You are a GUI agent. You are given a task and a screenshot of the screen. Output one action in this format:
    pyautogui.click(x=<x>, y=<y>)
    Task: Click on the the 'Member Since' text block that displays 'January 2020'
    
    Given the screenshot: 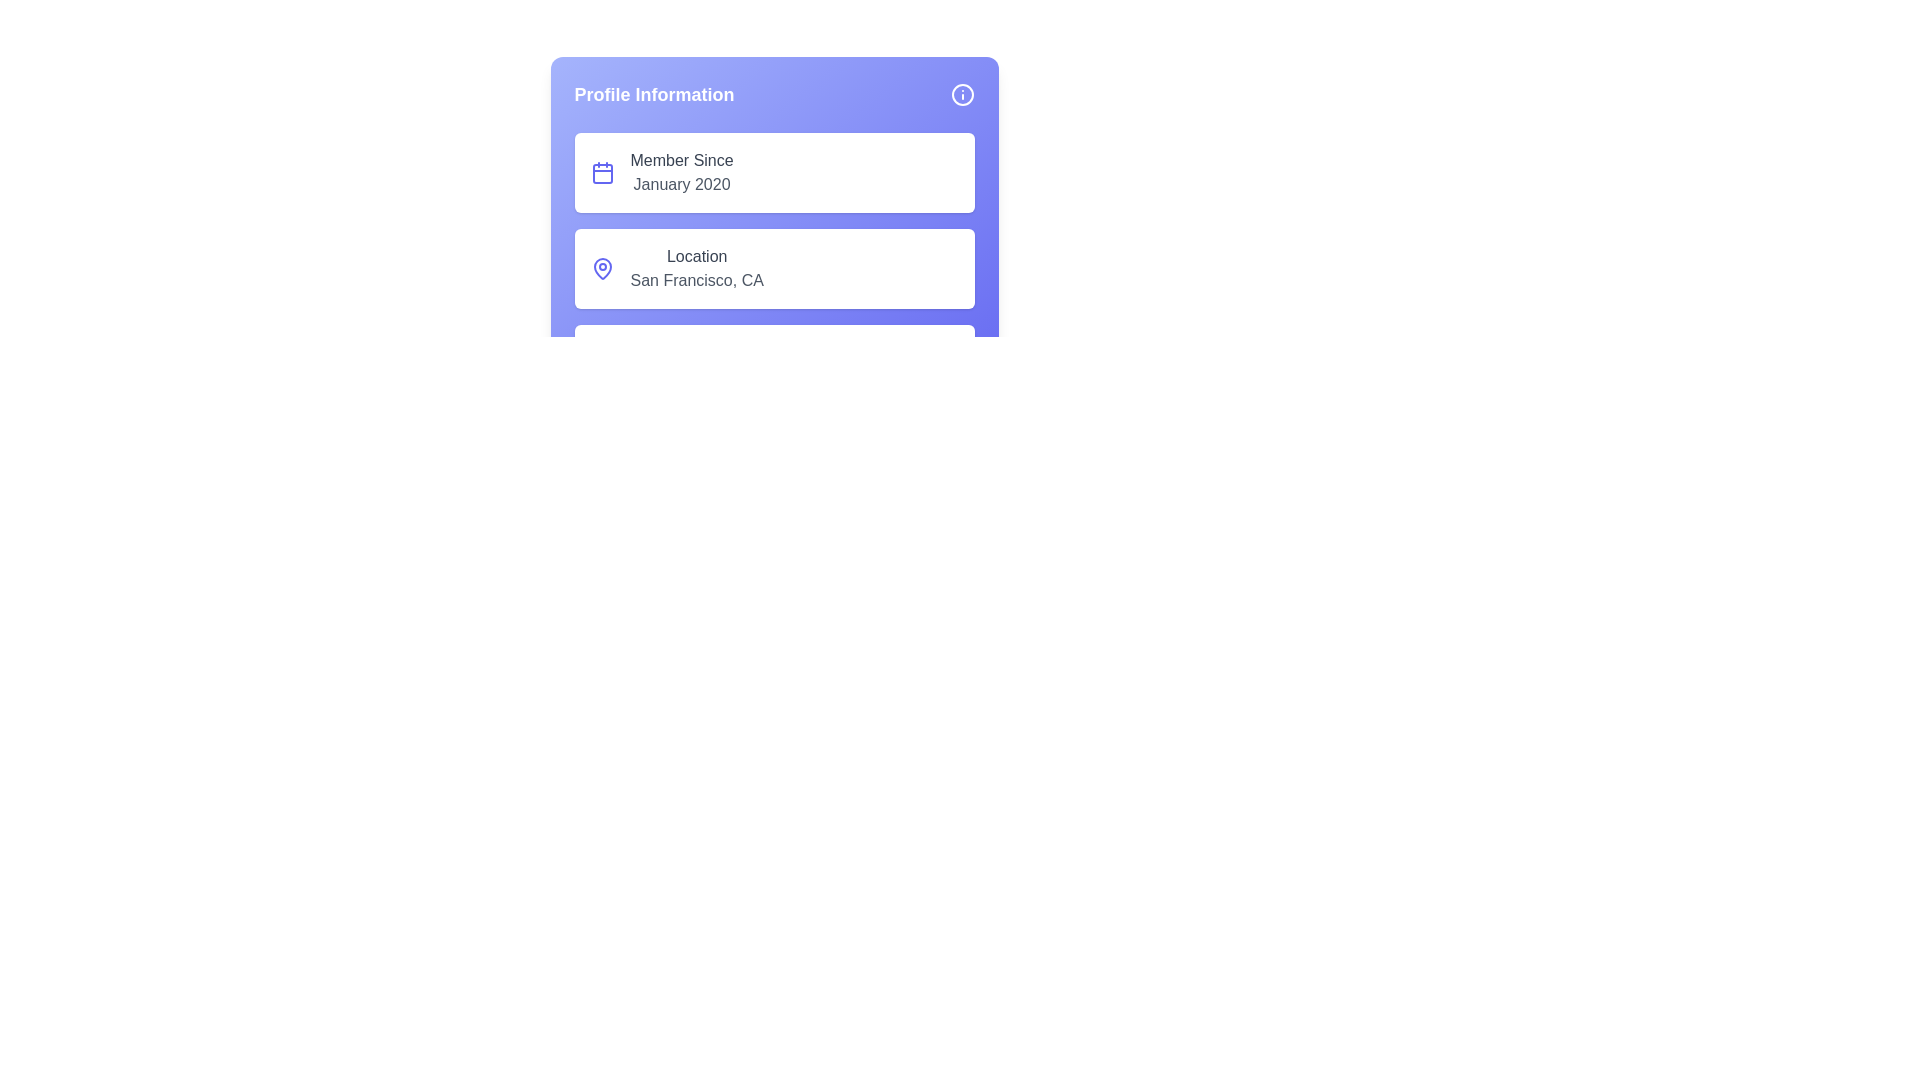 What is the action you would take?
    pyautogui.click(x=682, y=172)
    